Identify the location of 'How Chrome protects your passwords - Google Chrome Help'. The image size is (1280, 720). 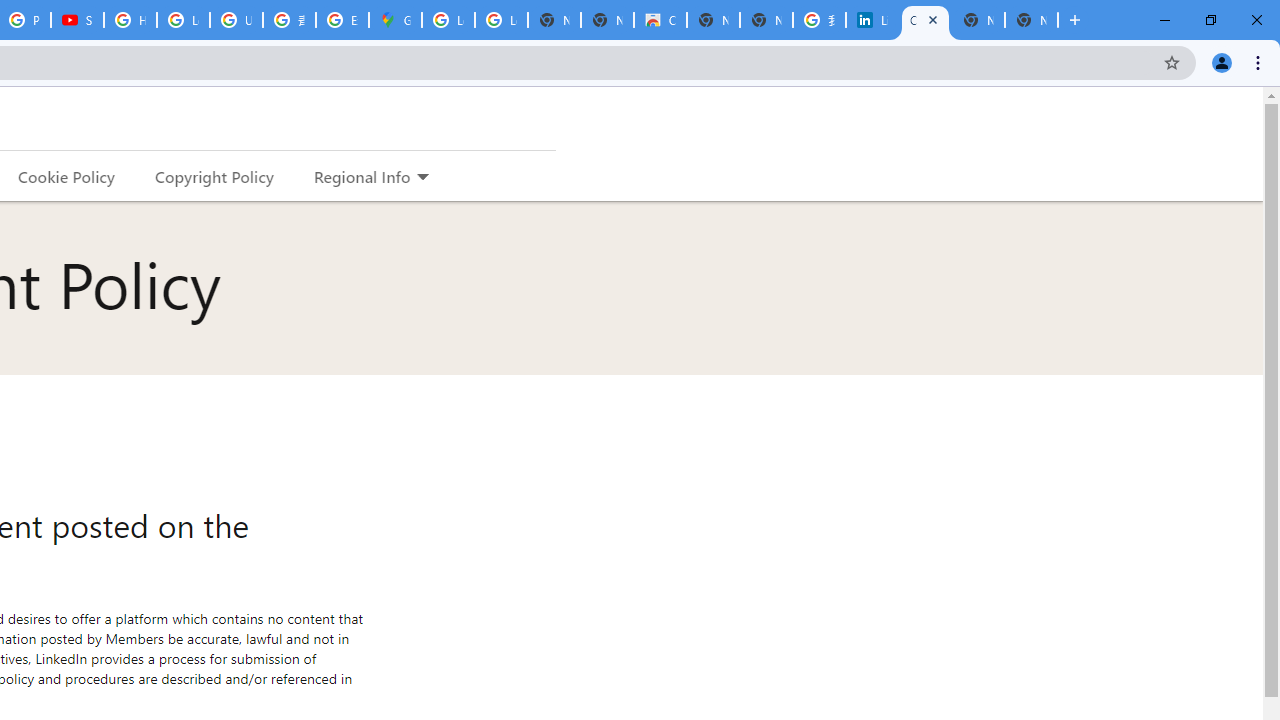
(129, 20).